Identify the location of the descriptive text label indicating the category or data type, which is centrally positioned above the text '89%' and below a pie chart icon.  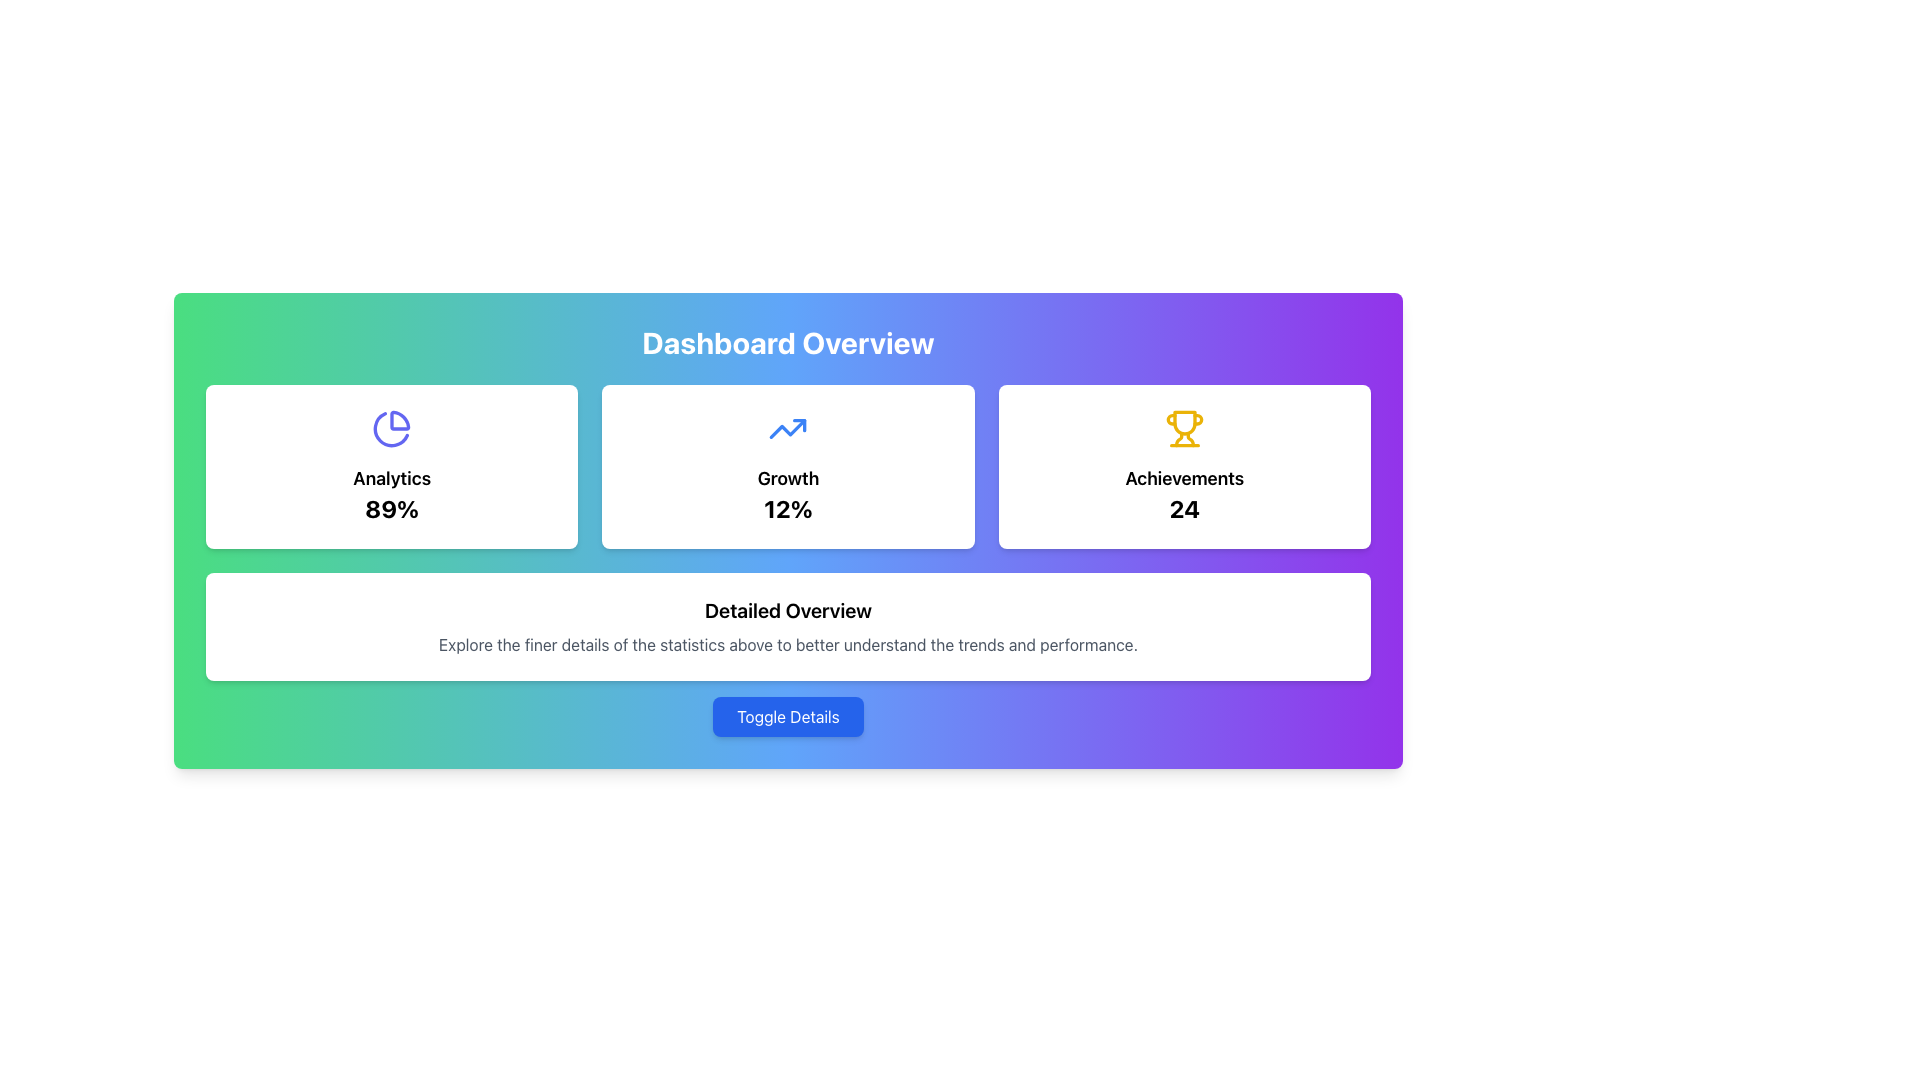
(392, 478).